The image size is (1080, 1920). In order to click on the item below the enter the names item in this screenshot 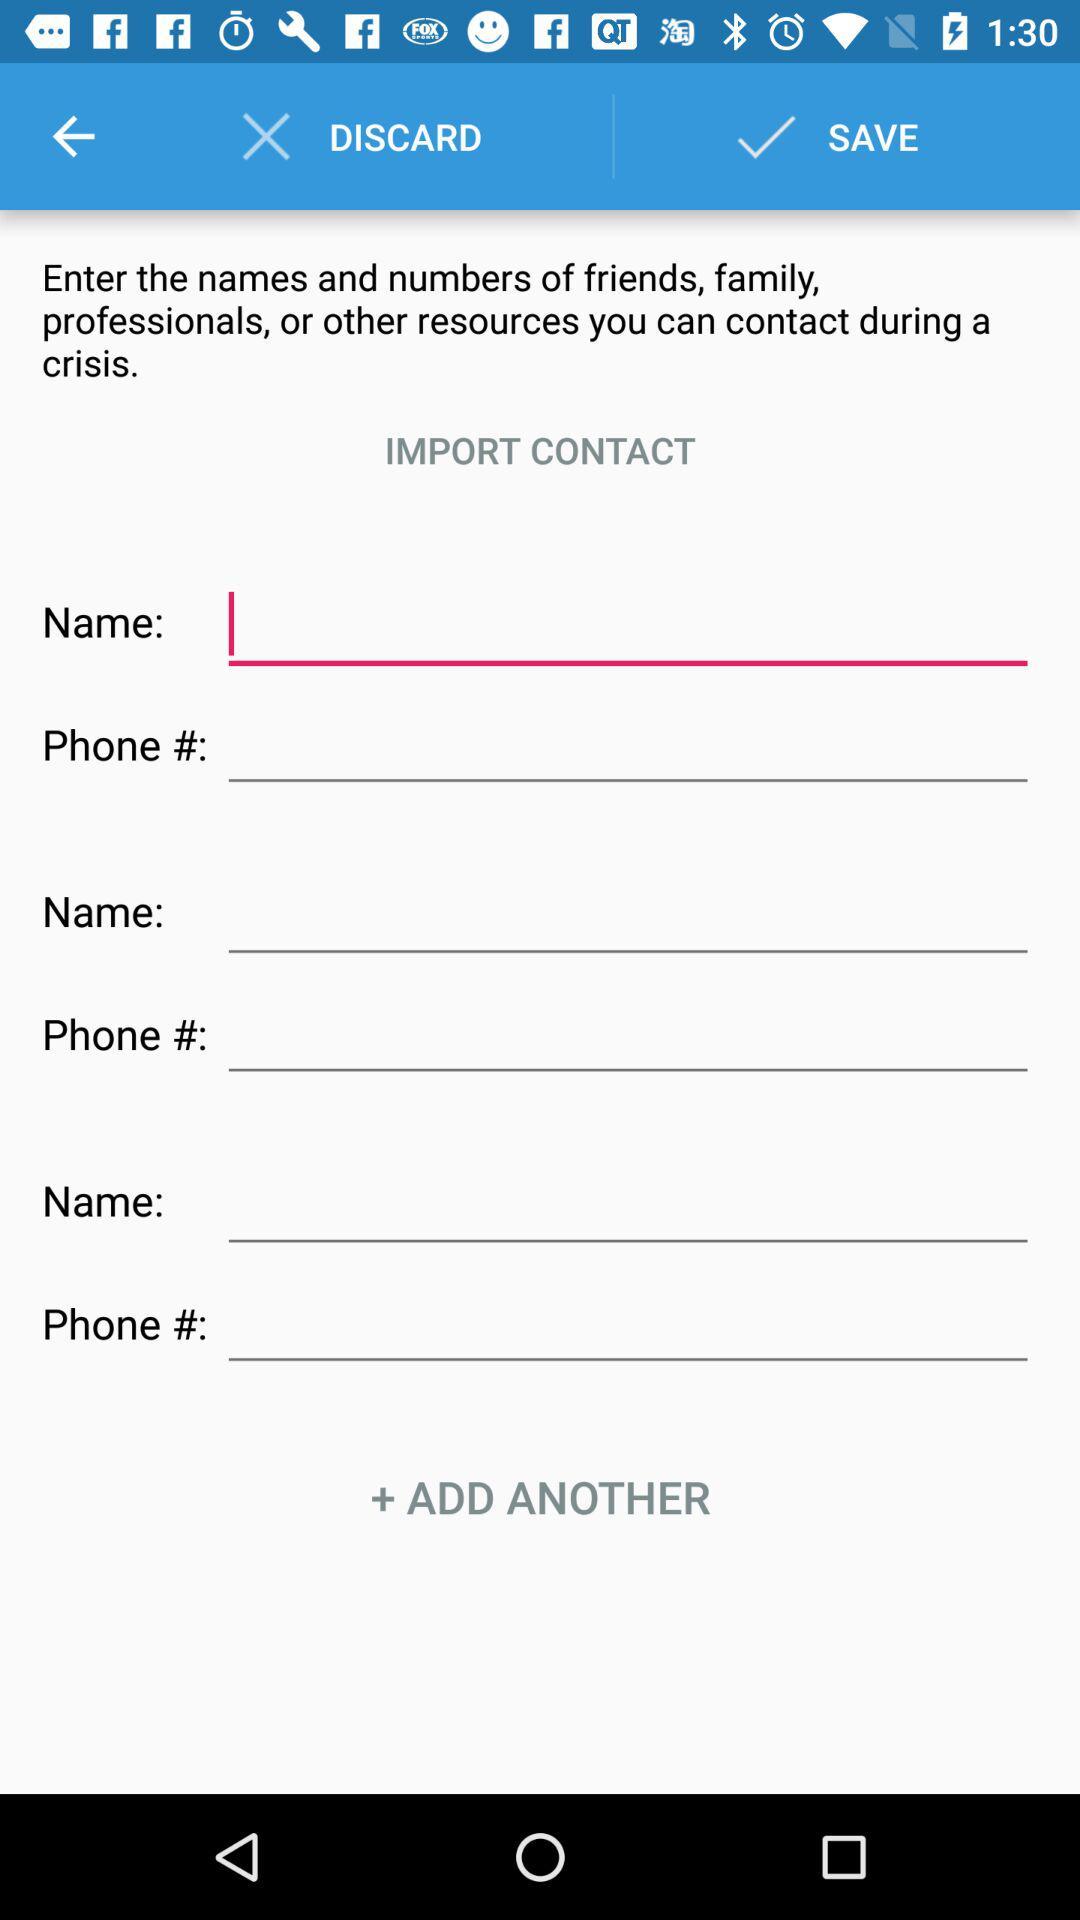, I will do `click(540, 449)`.